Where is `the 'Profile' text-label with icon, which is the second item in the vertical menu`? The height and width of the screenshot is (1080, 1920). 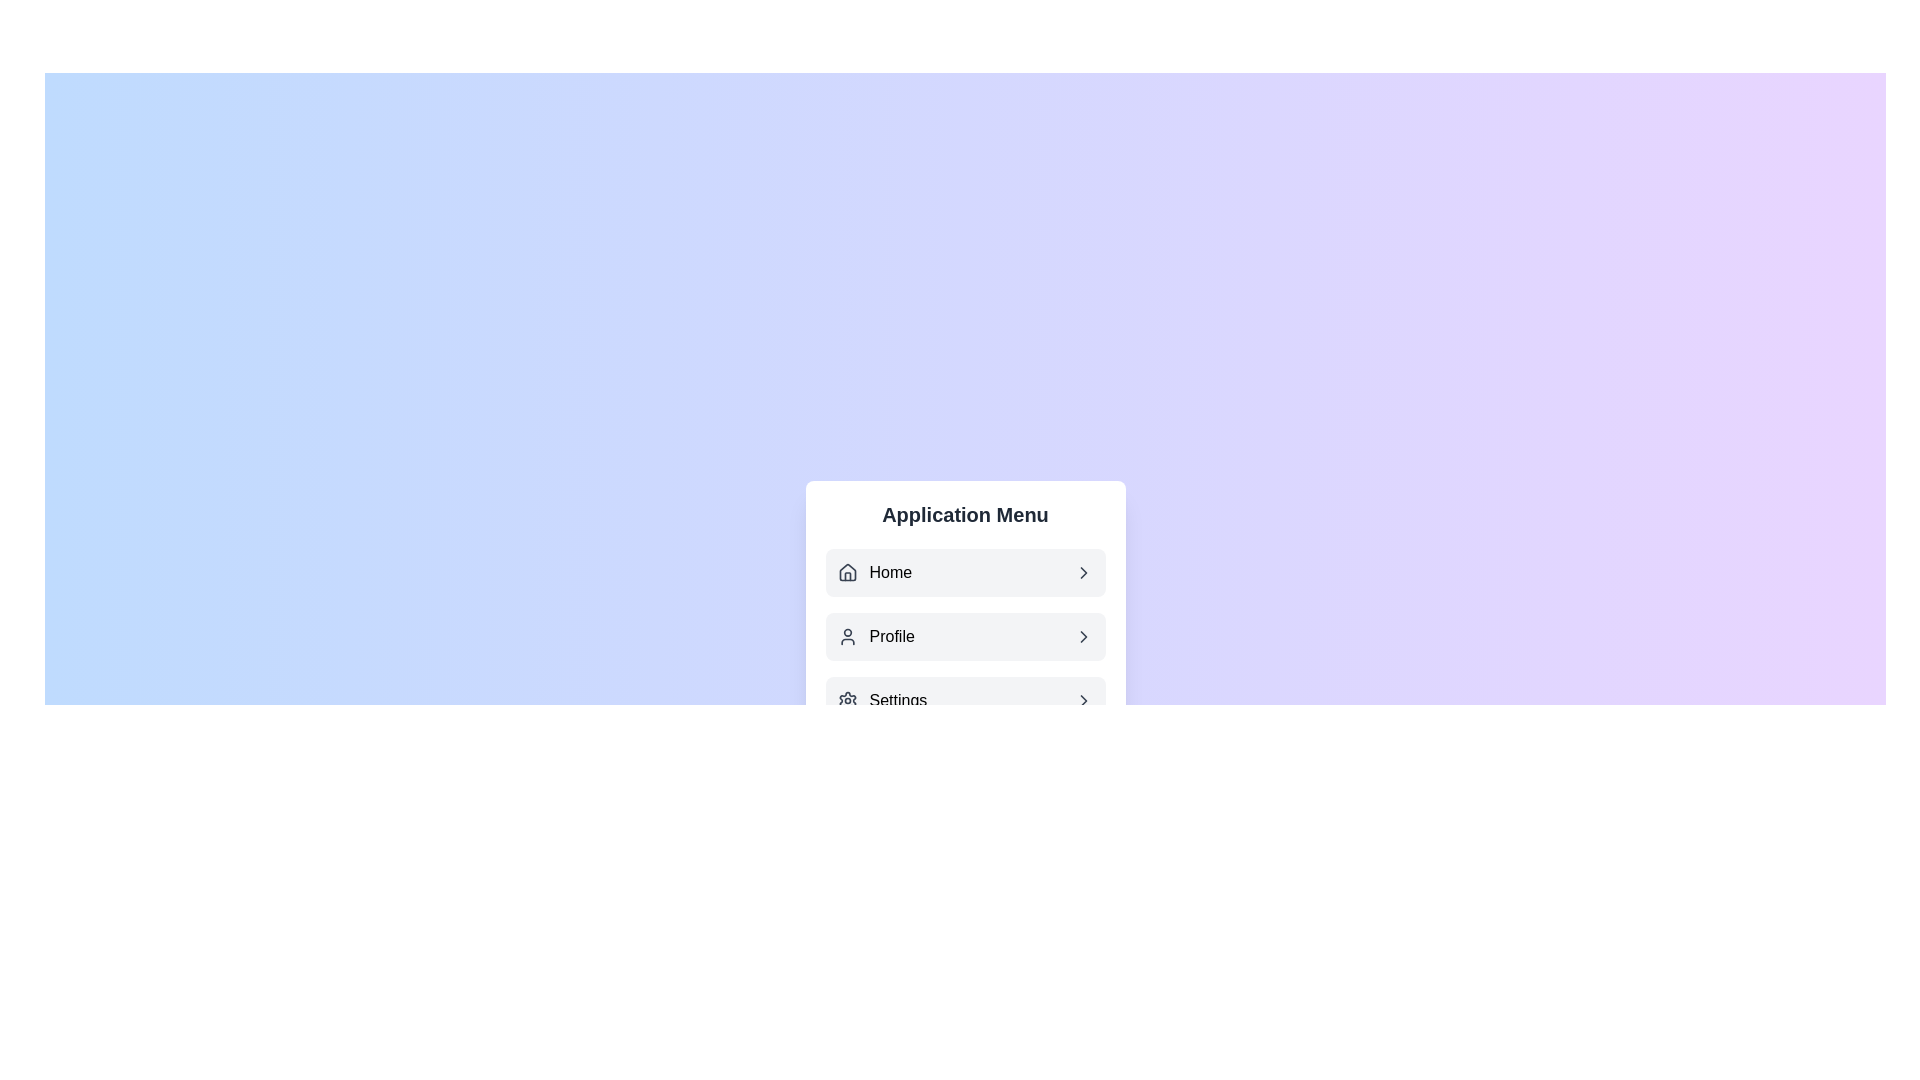 the 'Profile' text-label with icon, which is the second item in the vertical menu is located at coordinates (875, 636).